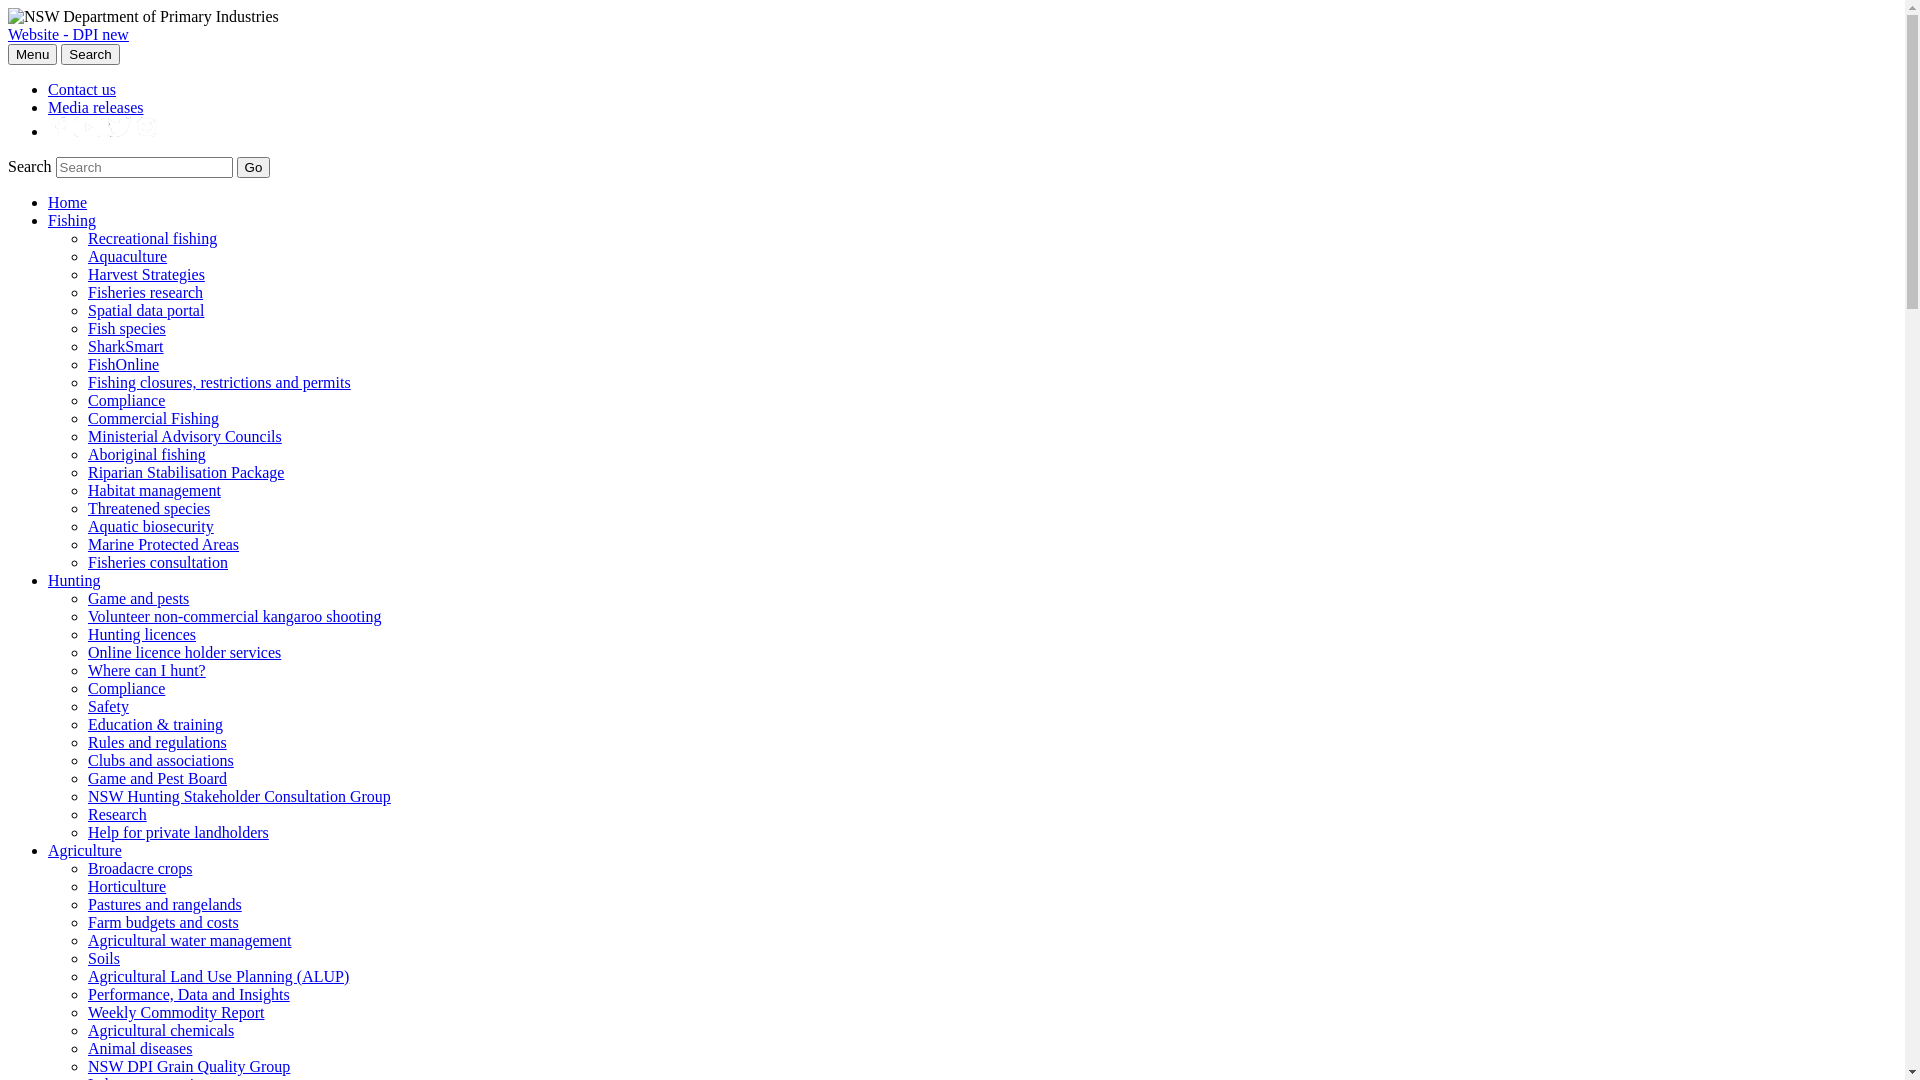 This screenshot has height=1080, width=1920. What do you see at coordinates (161, 760) in the screenshot?
I see `'Clubs and associations'` at bounding box center [161, 760].